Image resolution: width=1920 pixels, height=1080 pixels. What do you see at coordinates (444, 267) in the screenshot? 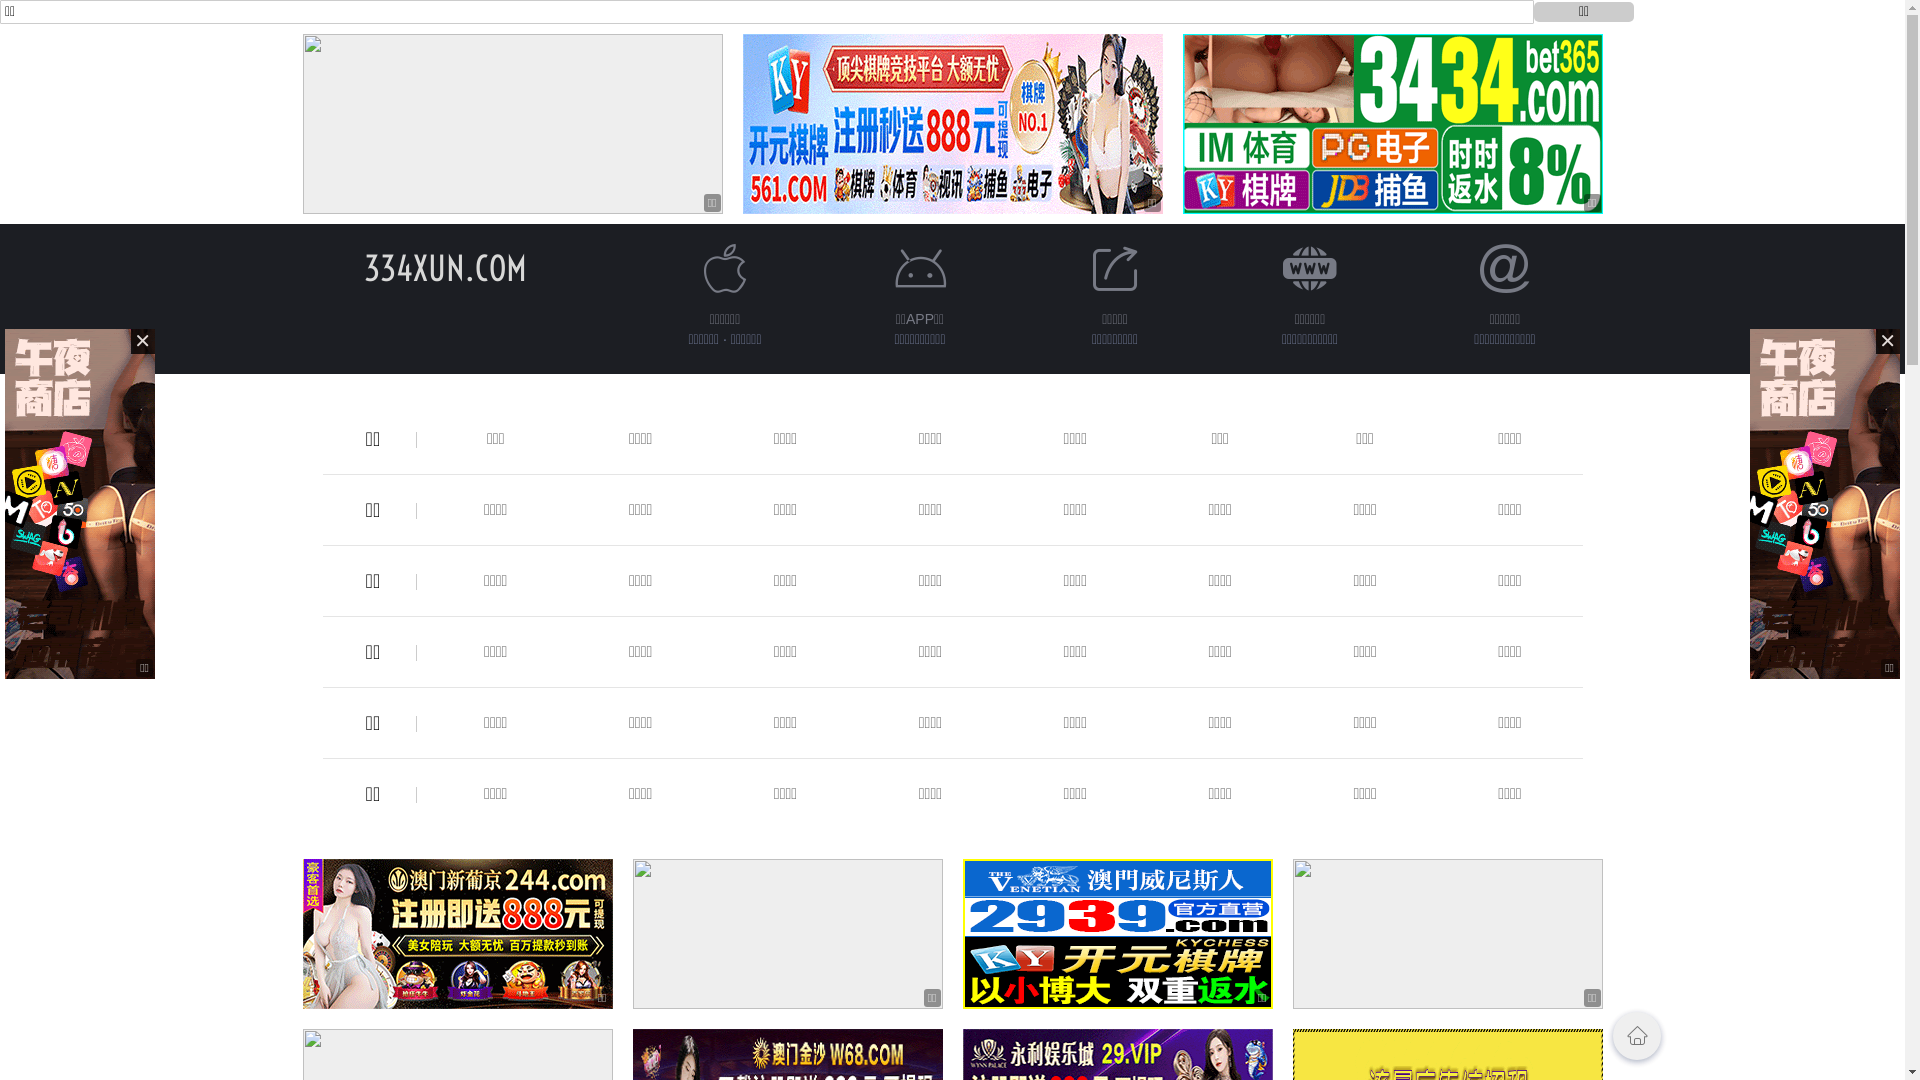
I see `'334XUN.COM'` at bounding box center [444, 267].